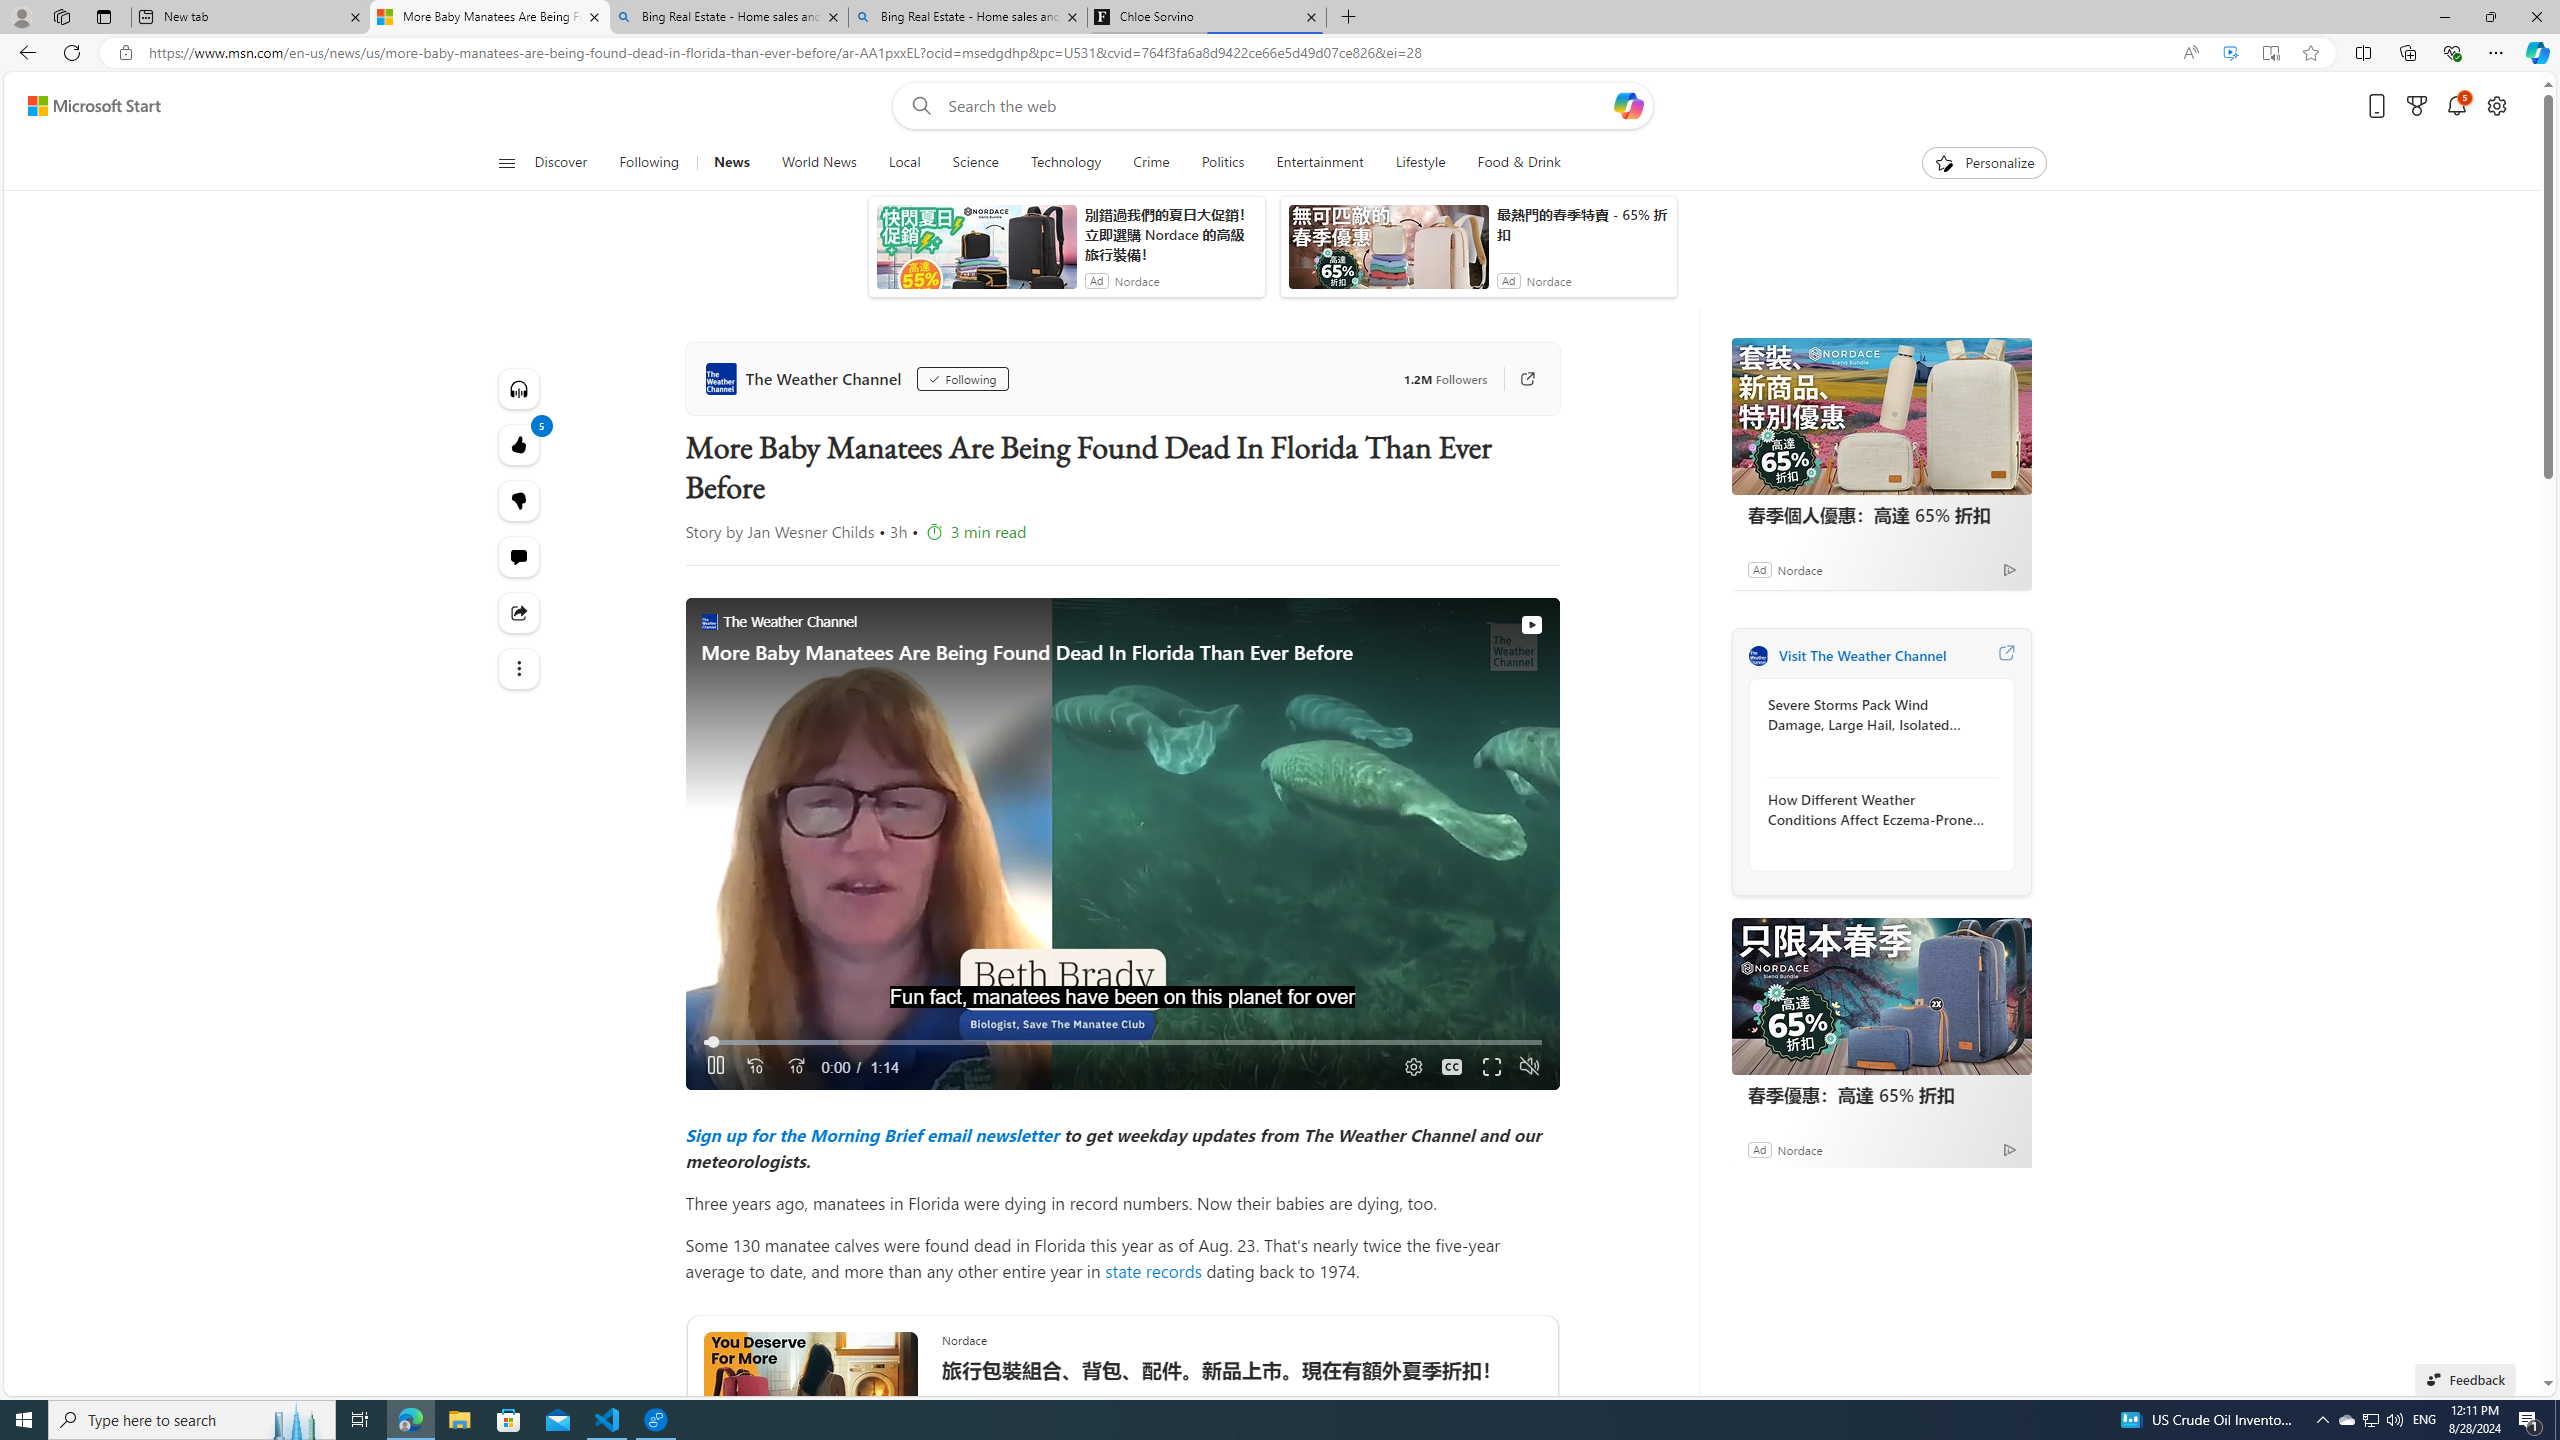  I want to click on 'Lifestyle', so click(1419, 162).